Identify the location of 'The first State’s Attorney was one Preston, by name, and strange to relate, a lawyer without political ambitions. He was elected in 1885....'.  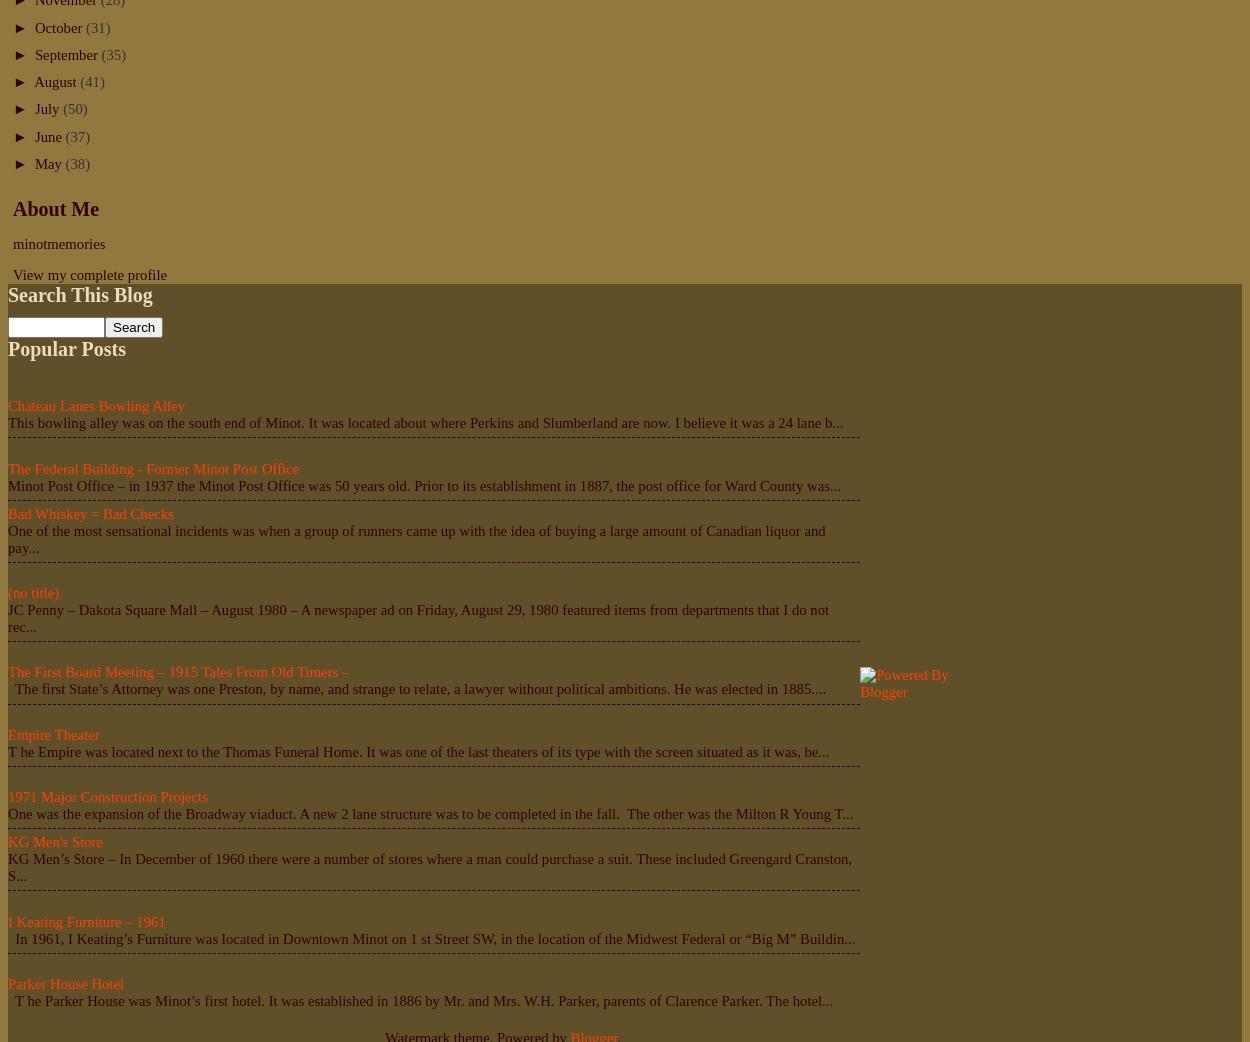
(417, 688).